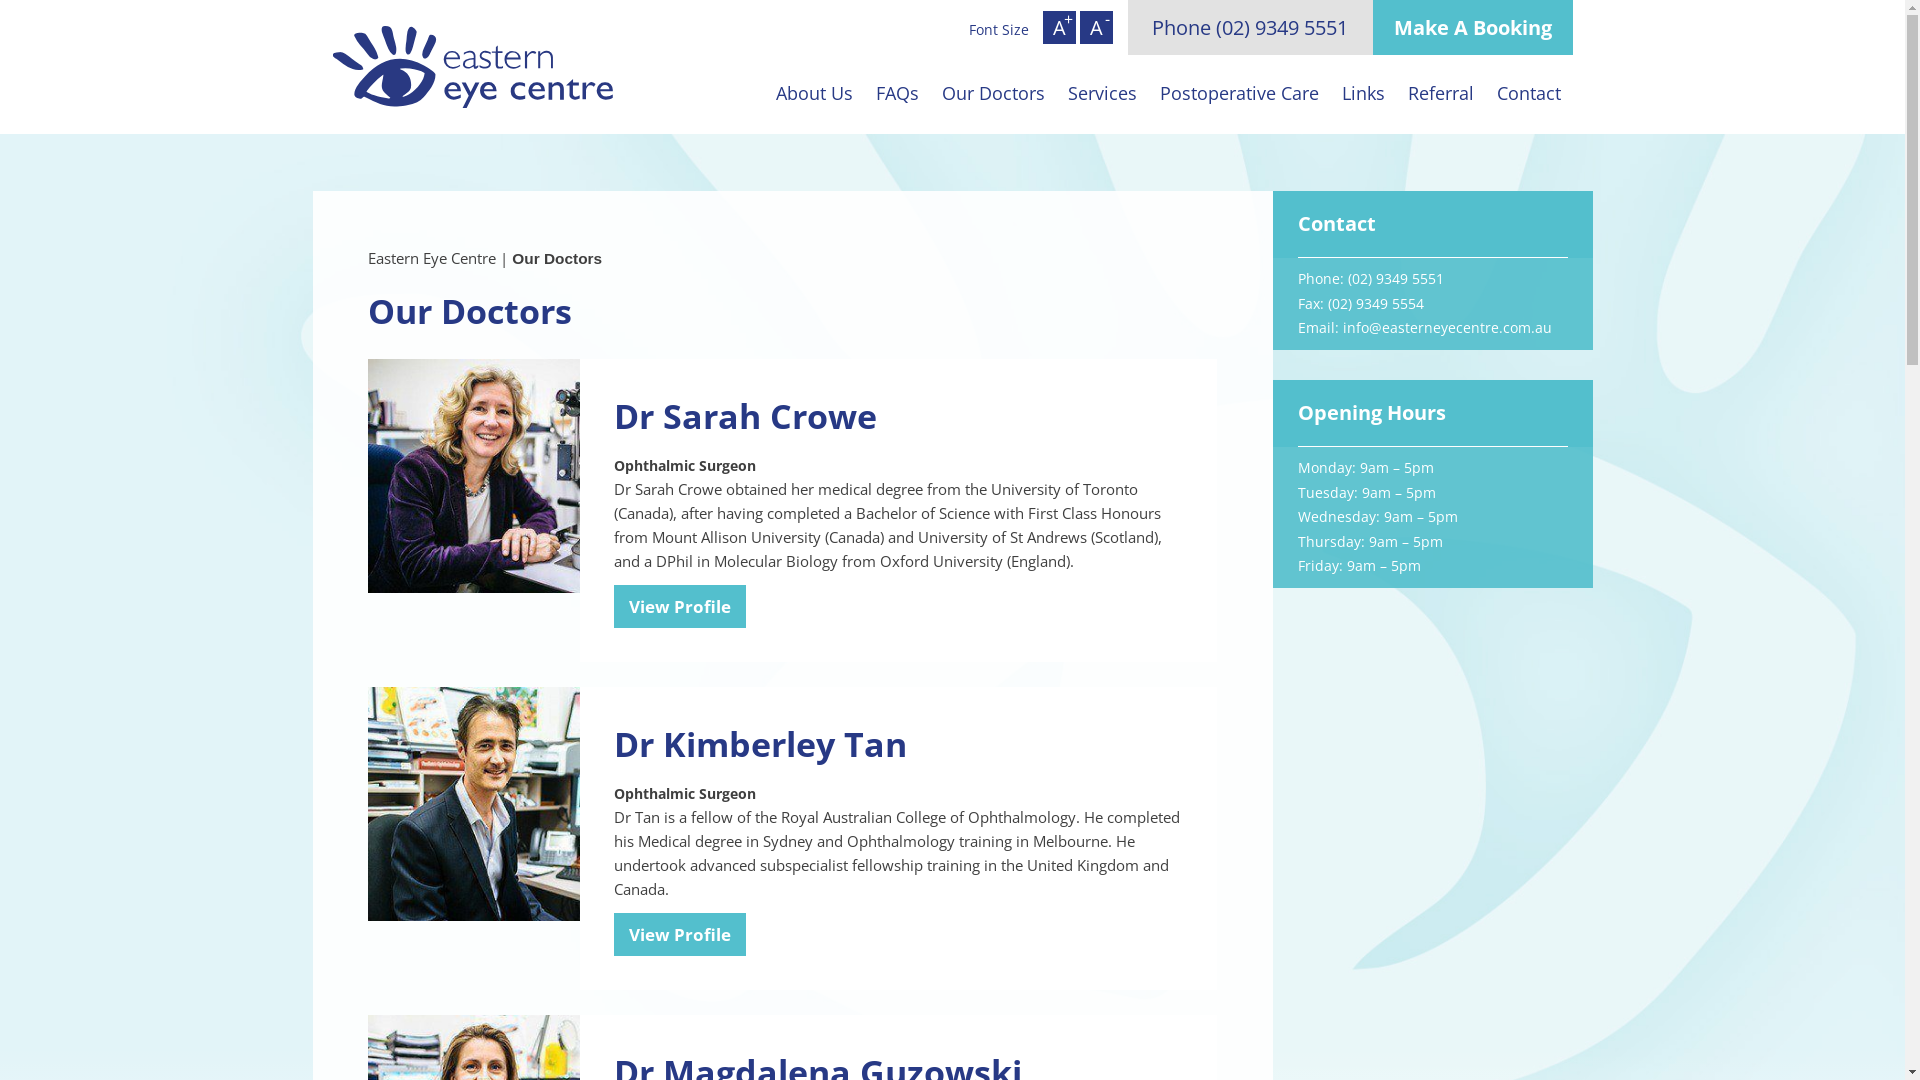 Image resolution: width=1920 pixels, height=1080 pixels. Describe the element at coordinates (1101, 92) in the screenshot. I see `'Services'` at that location.